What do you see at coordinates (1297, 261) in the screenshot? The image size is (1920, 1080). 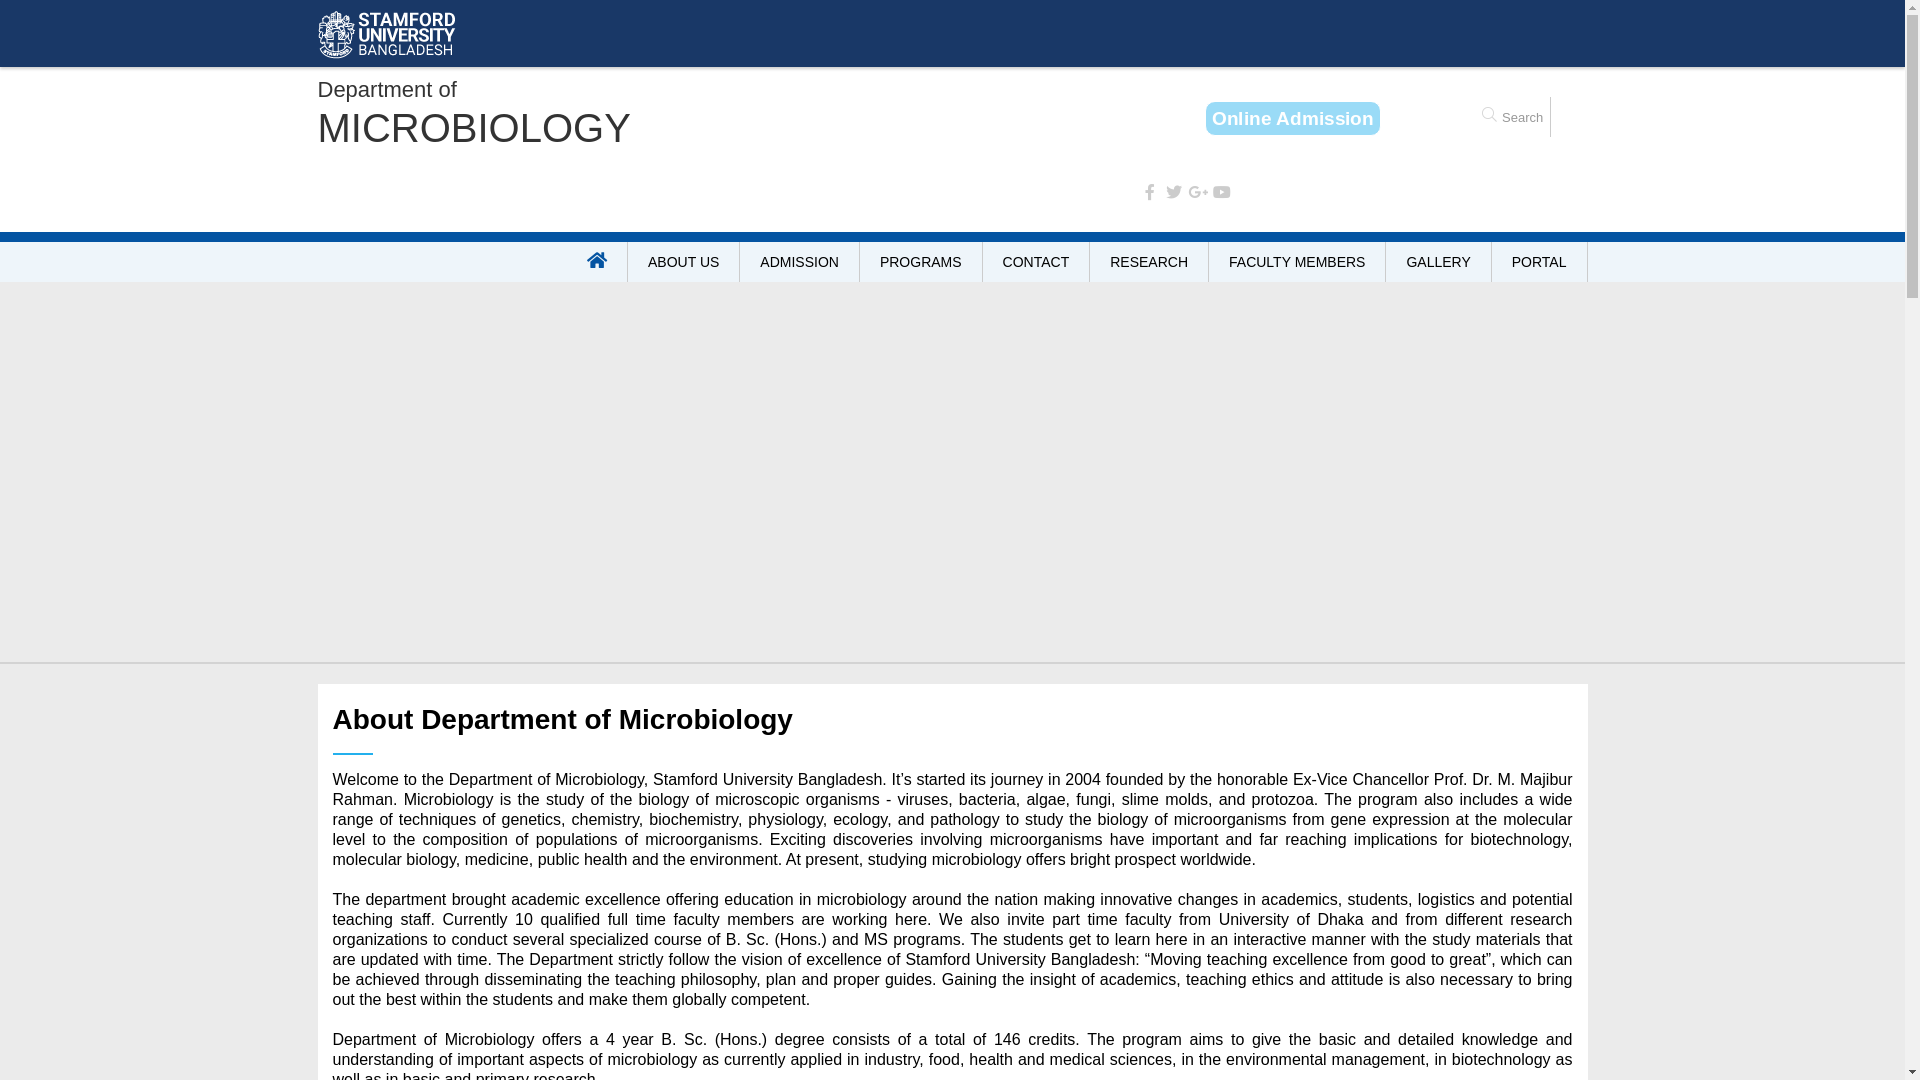 I see `'FACULTY MEMBERS'` at bounding box center [1297, 261].